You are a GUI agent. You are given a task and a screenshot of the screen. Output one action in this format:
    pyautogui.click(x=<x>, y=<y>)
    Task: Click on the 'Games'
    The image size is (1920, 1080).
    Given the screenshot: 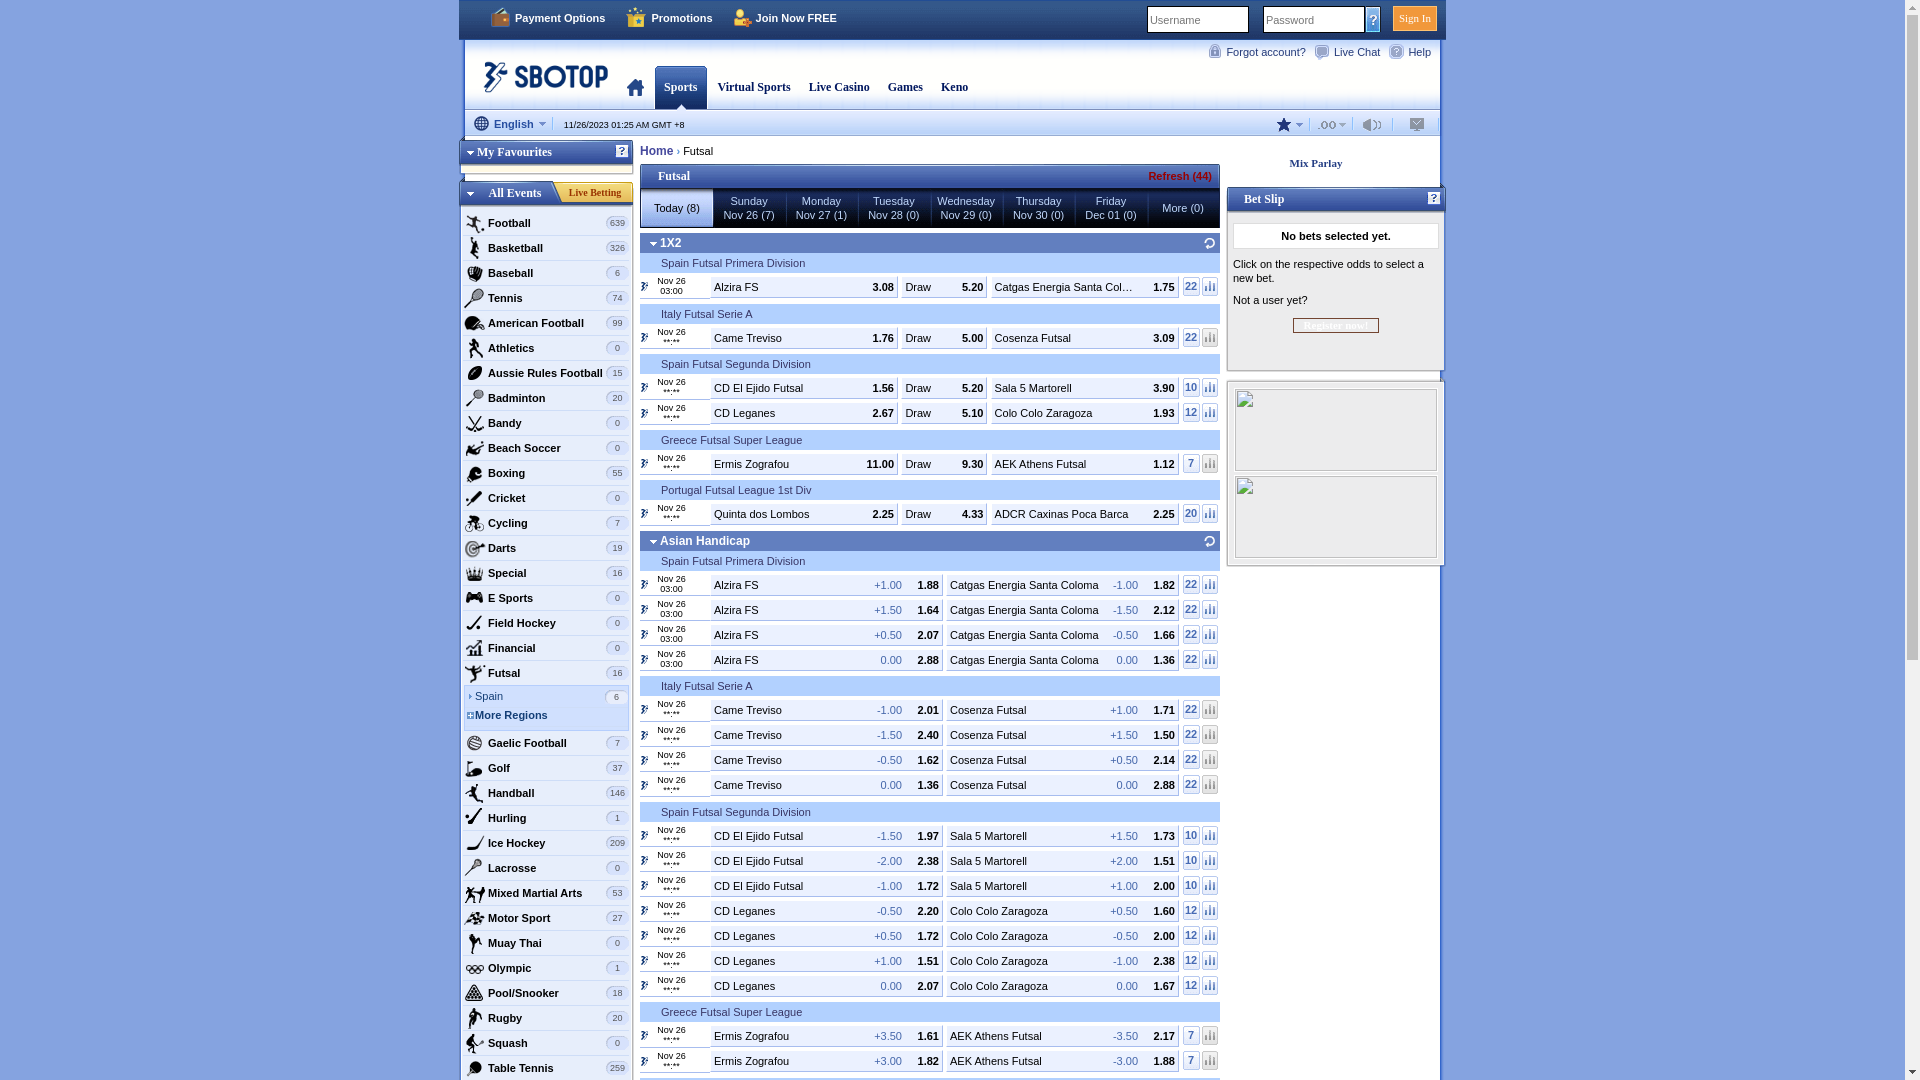 What is the action you would take?
    pyautogui.click(x=904, y=86)
    